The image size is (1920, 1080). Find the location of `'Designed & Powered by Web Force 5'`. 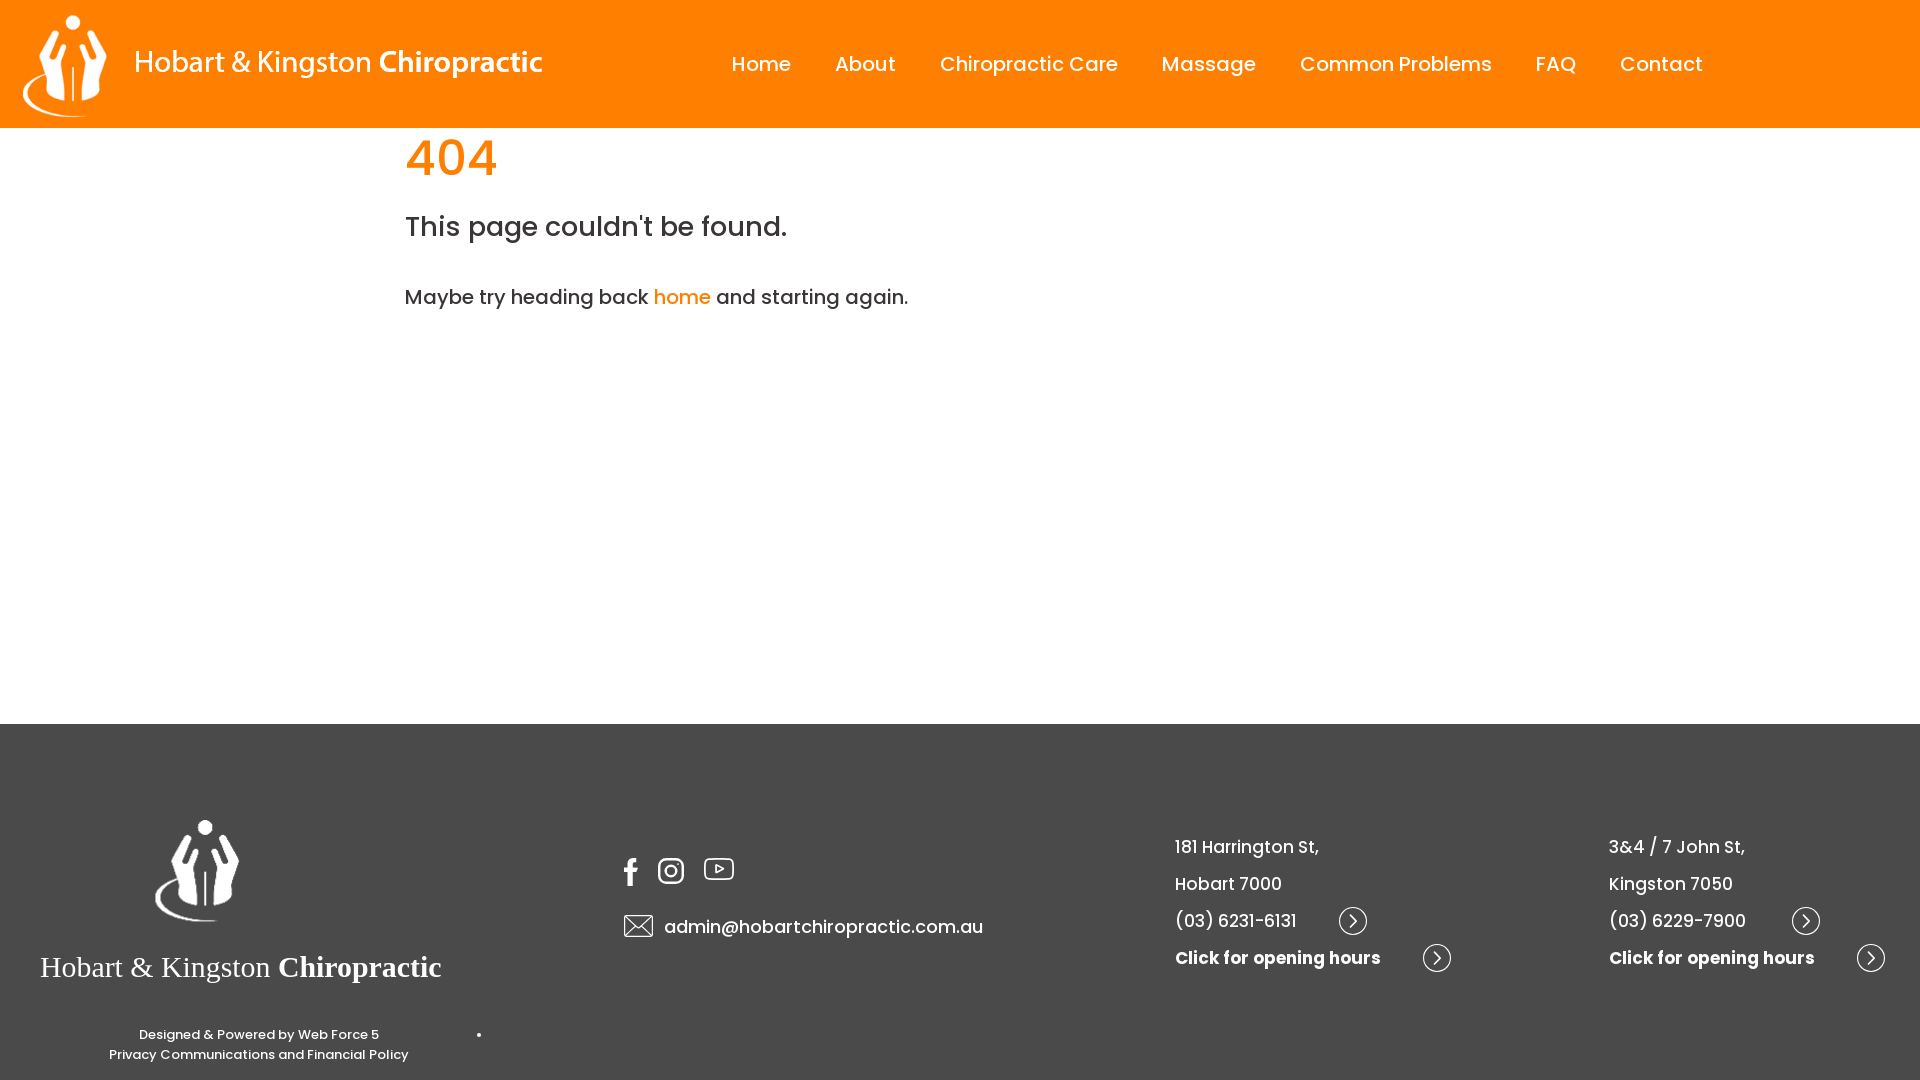

'Designed & Powered by Web Force 5' is located at coordinates (258, 1034).